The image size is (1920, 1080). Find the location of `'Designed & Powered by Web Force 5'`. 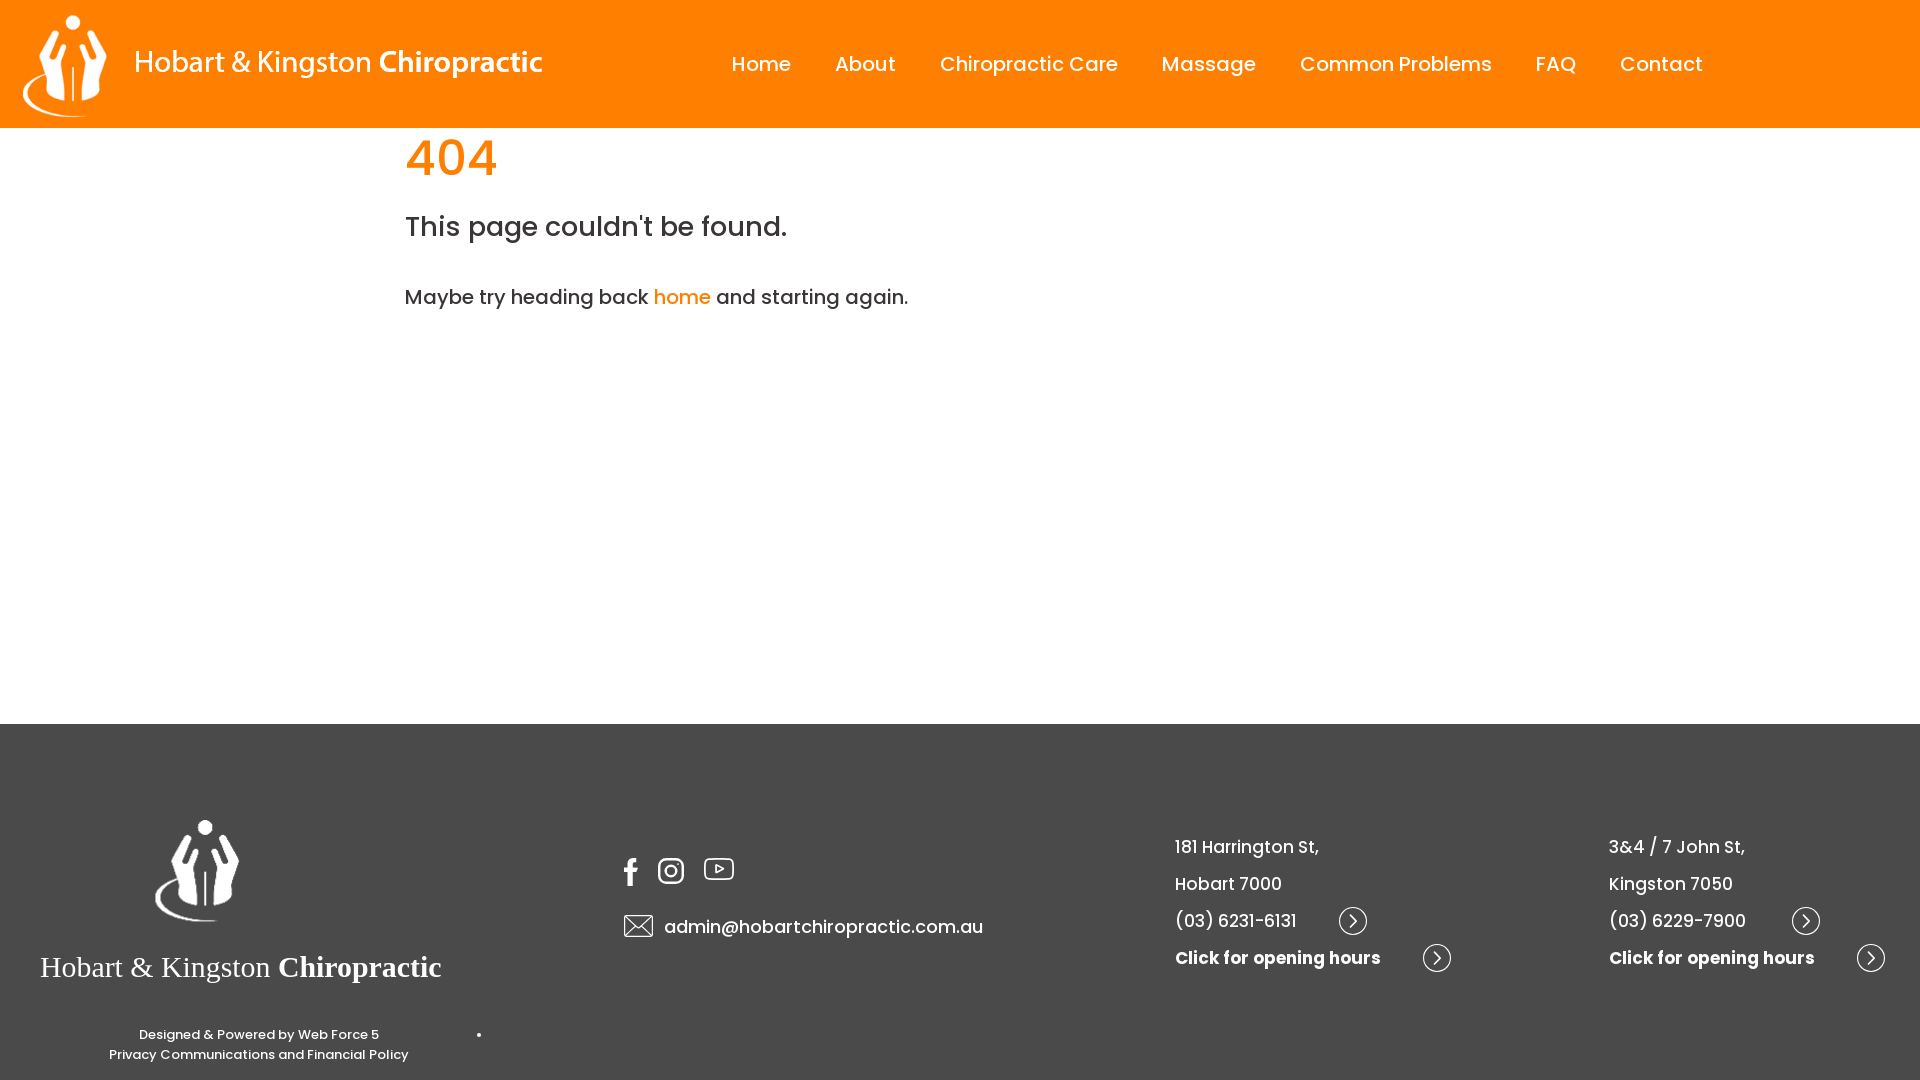

'Designed & Powered by Web Force 5' is located at coordinates (258, 1034).